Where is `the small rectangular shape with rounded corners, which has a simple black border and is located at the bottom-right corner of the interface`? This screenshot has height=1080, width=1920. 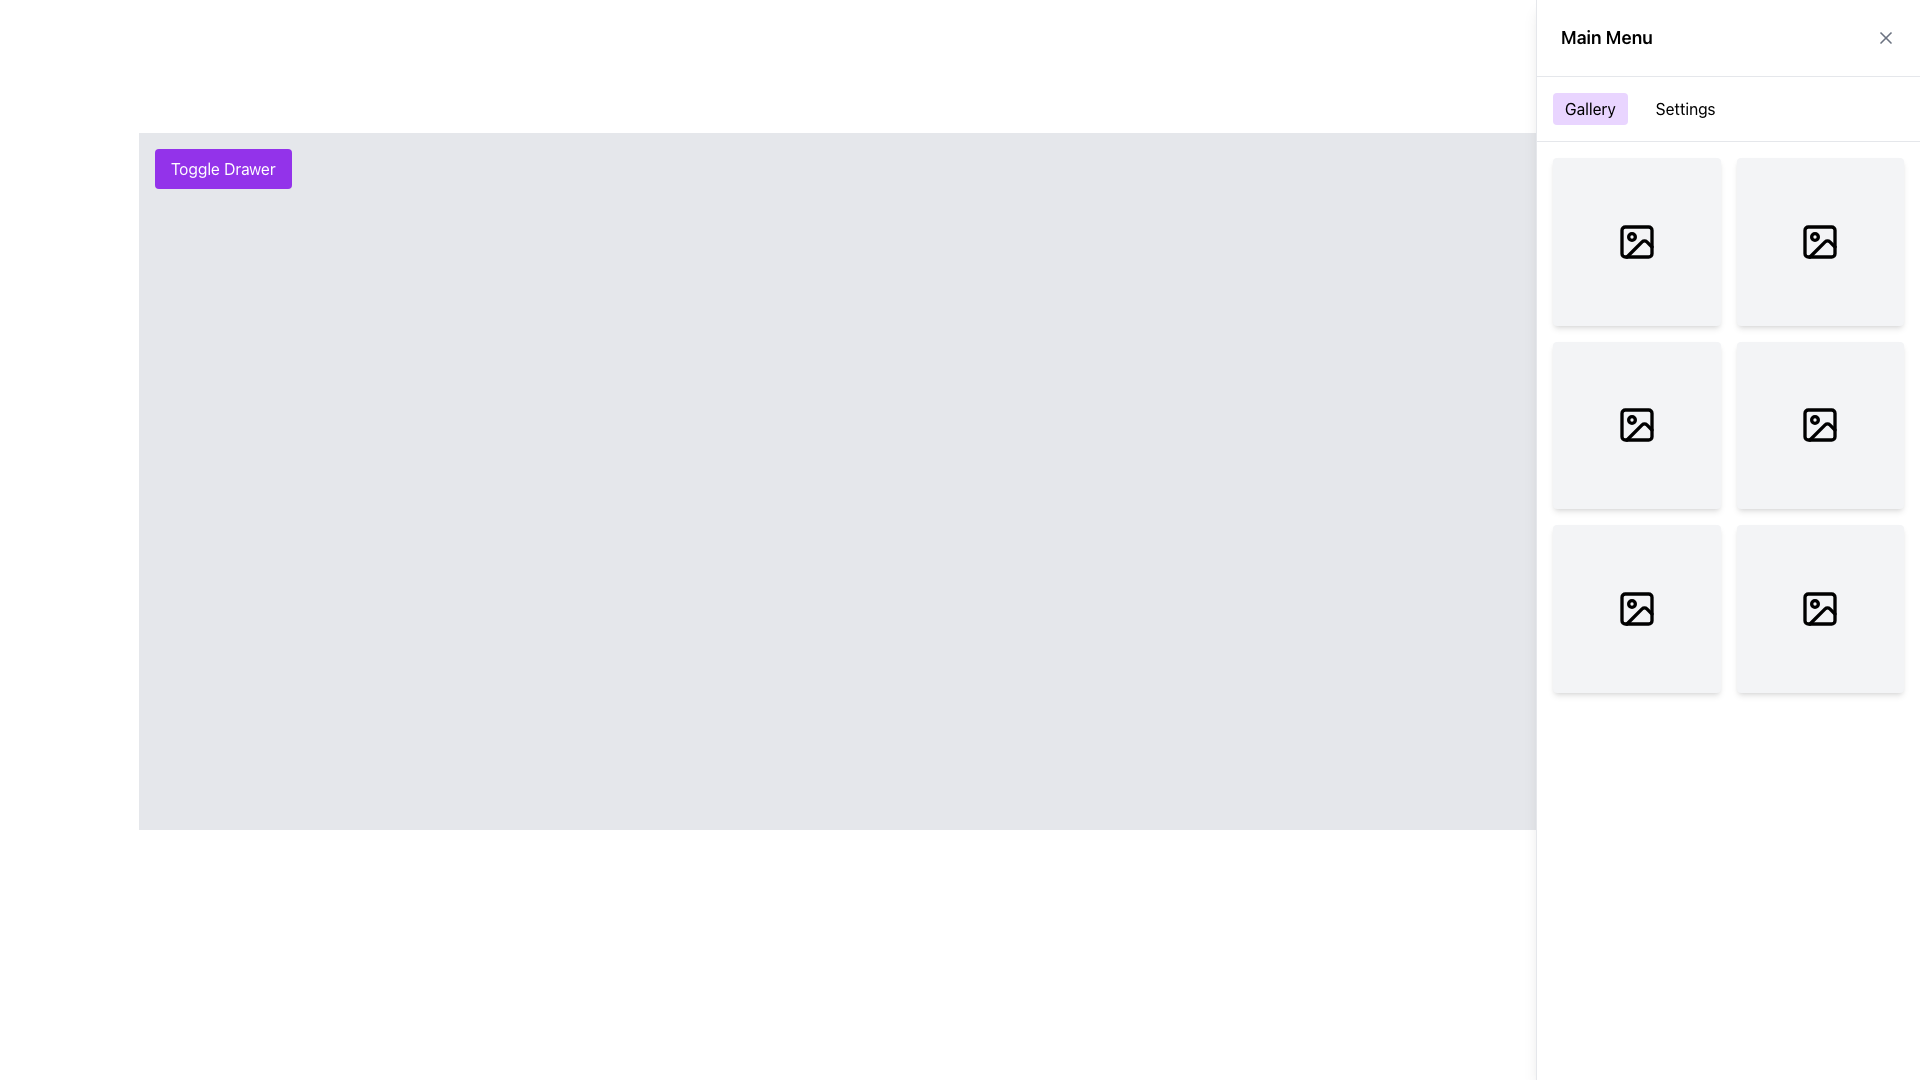
the small rectangular shape with rounded corners, which has a simple black border and is located at the bottom-right corner of the interface is located at coordinates (1820, 607).